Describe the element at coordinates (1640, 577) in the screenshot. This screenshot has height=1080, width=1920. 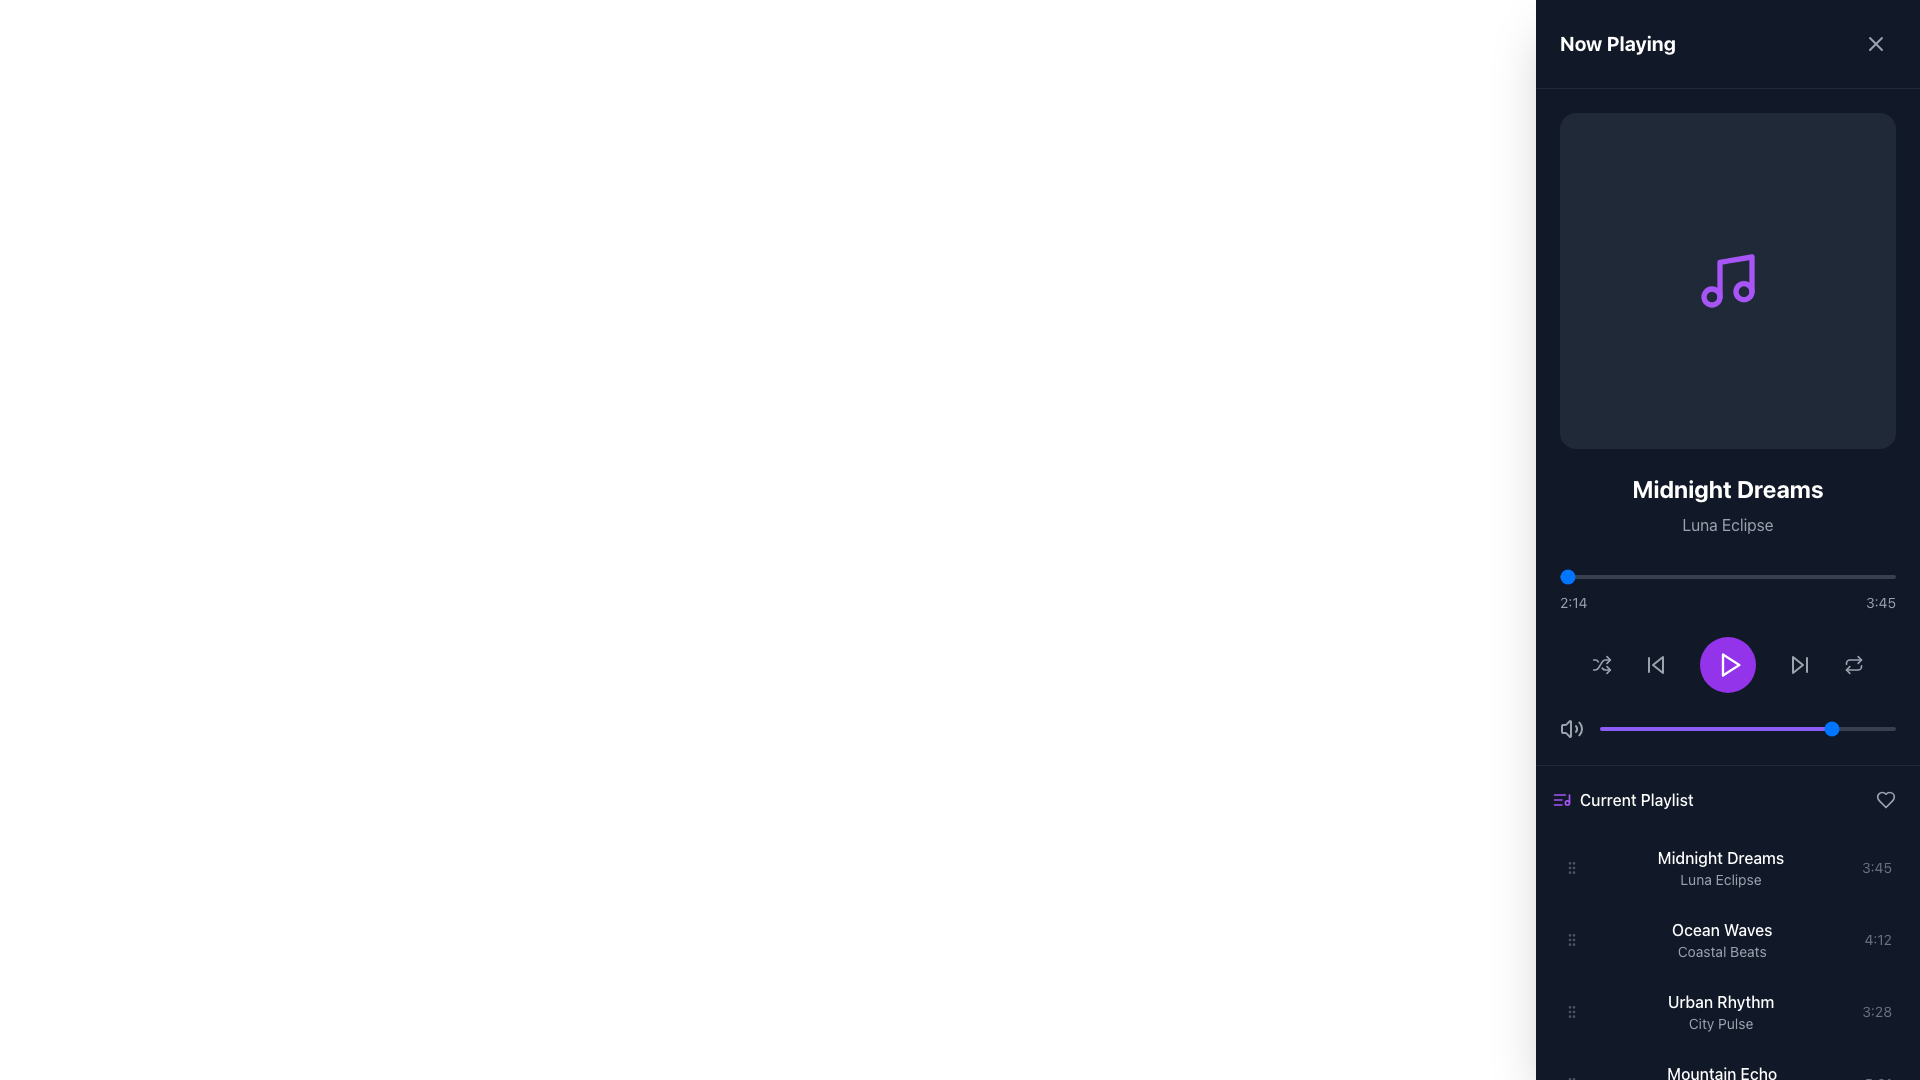
I see `the playback progress` at that location.